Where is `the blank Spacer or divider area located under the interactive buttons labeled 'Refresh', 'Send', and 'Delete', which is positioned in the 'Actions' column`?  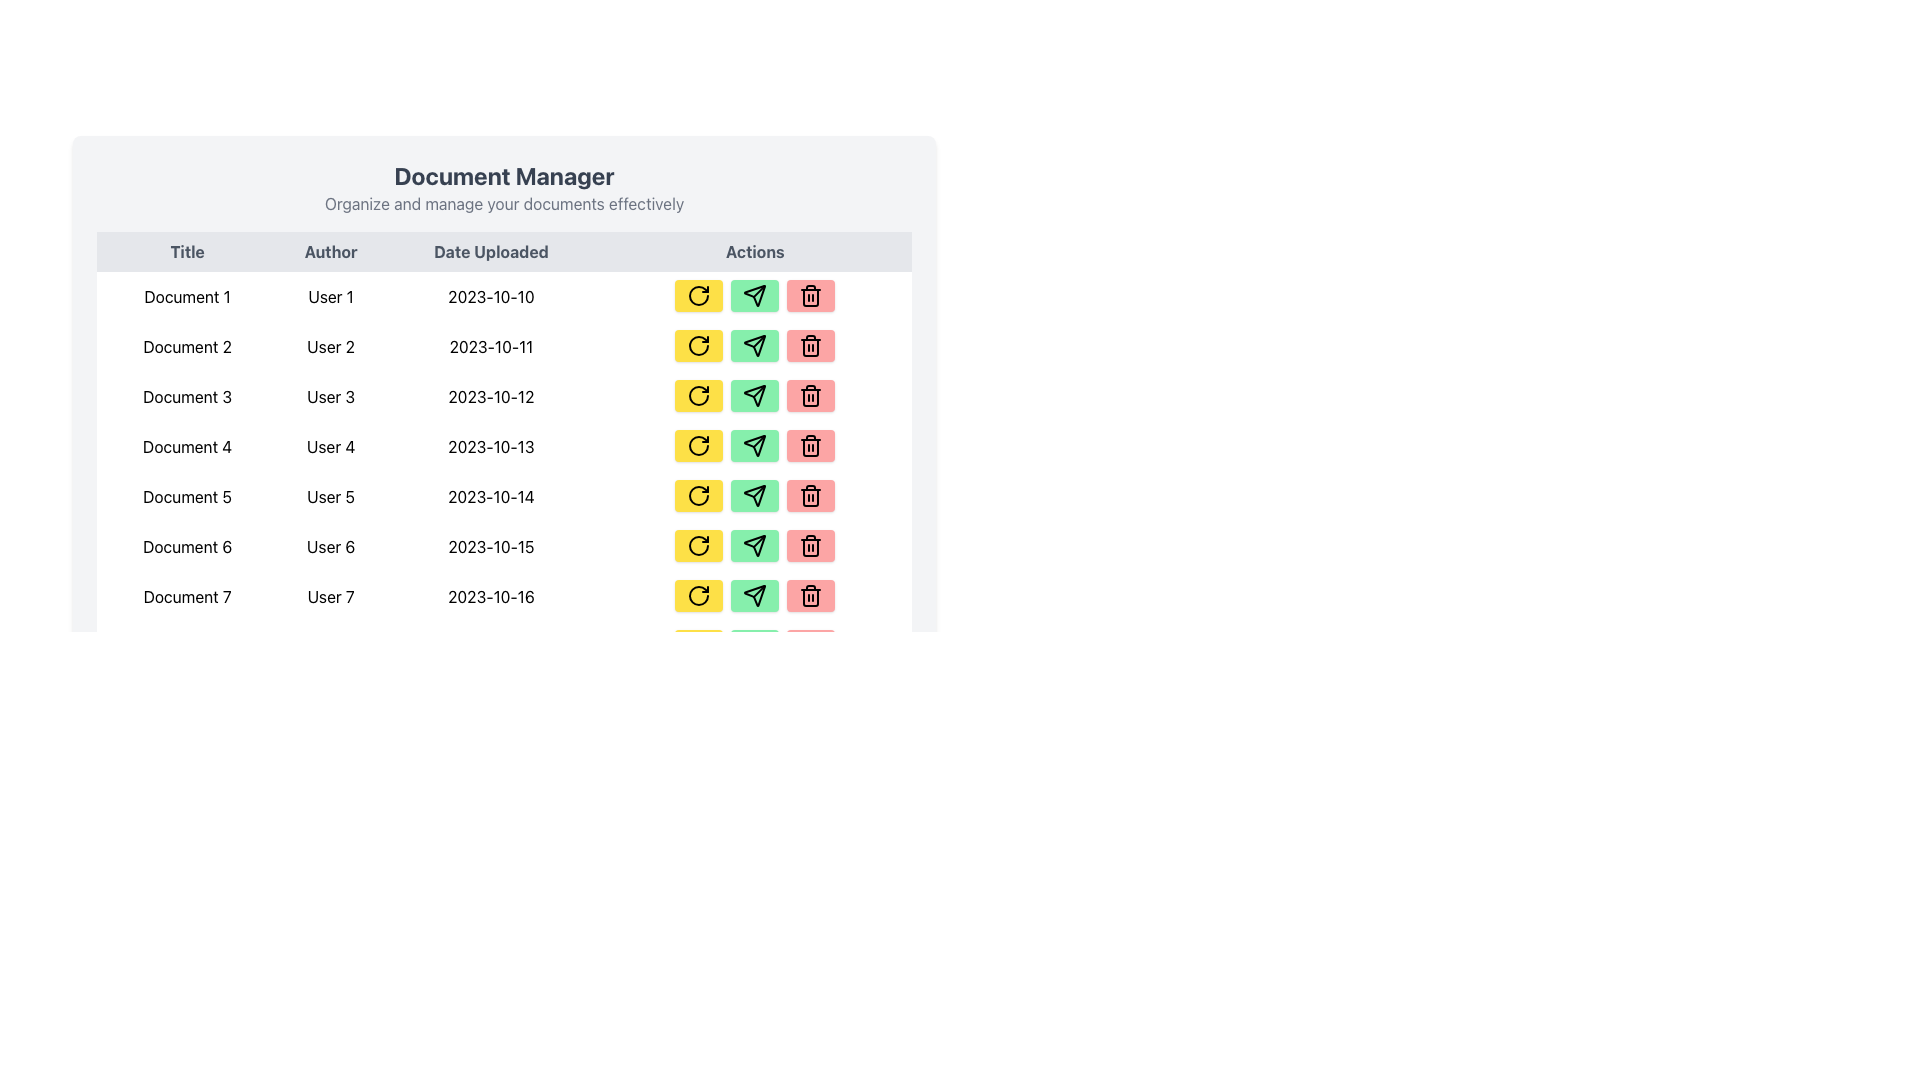
the blank Spacer or divider area located under the interactive buttons labeled 'Refresh', 'Send', and 'Delete', which is positioned in the 'Actions' column is located at coordinates (754, 796).